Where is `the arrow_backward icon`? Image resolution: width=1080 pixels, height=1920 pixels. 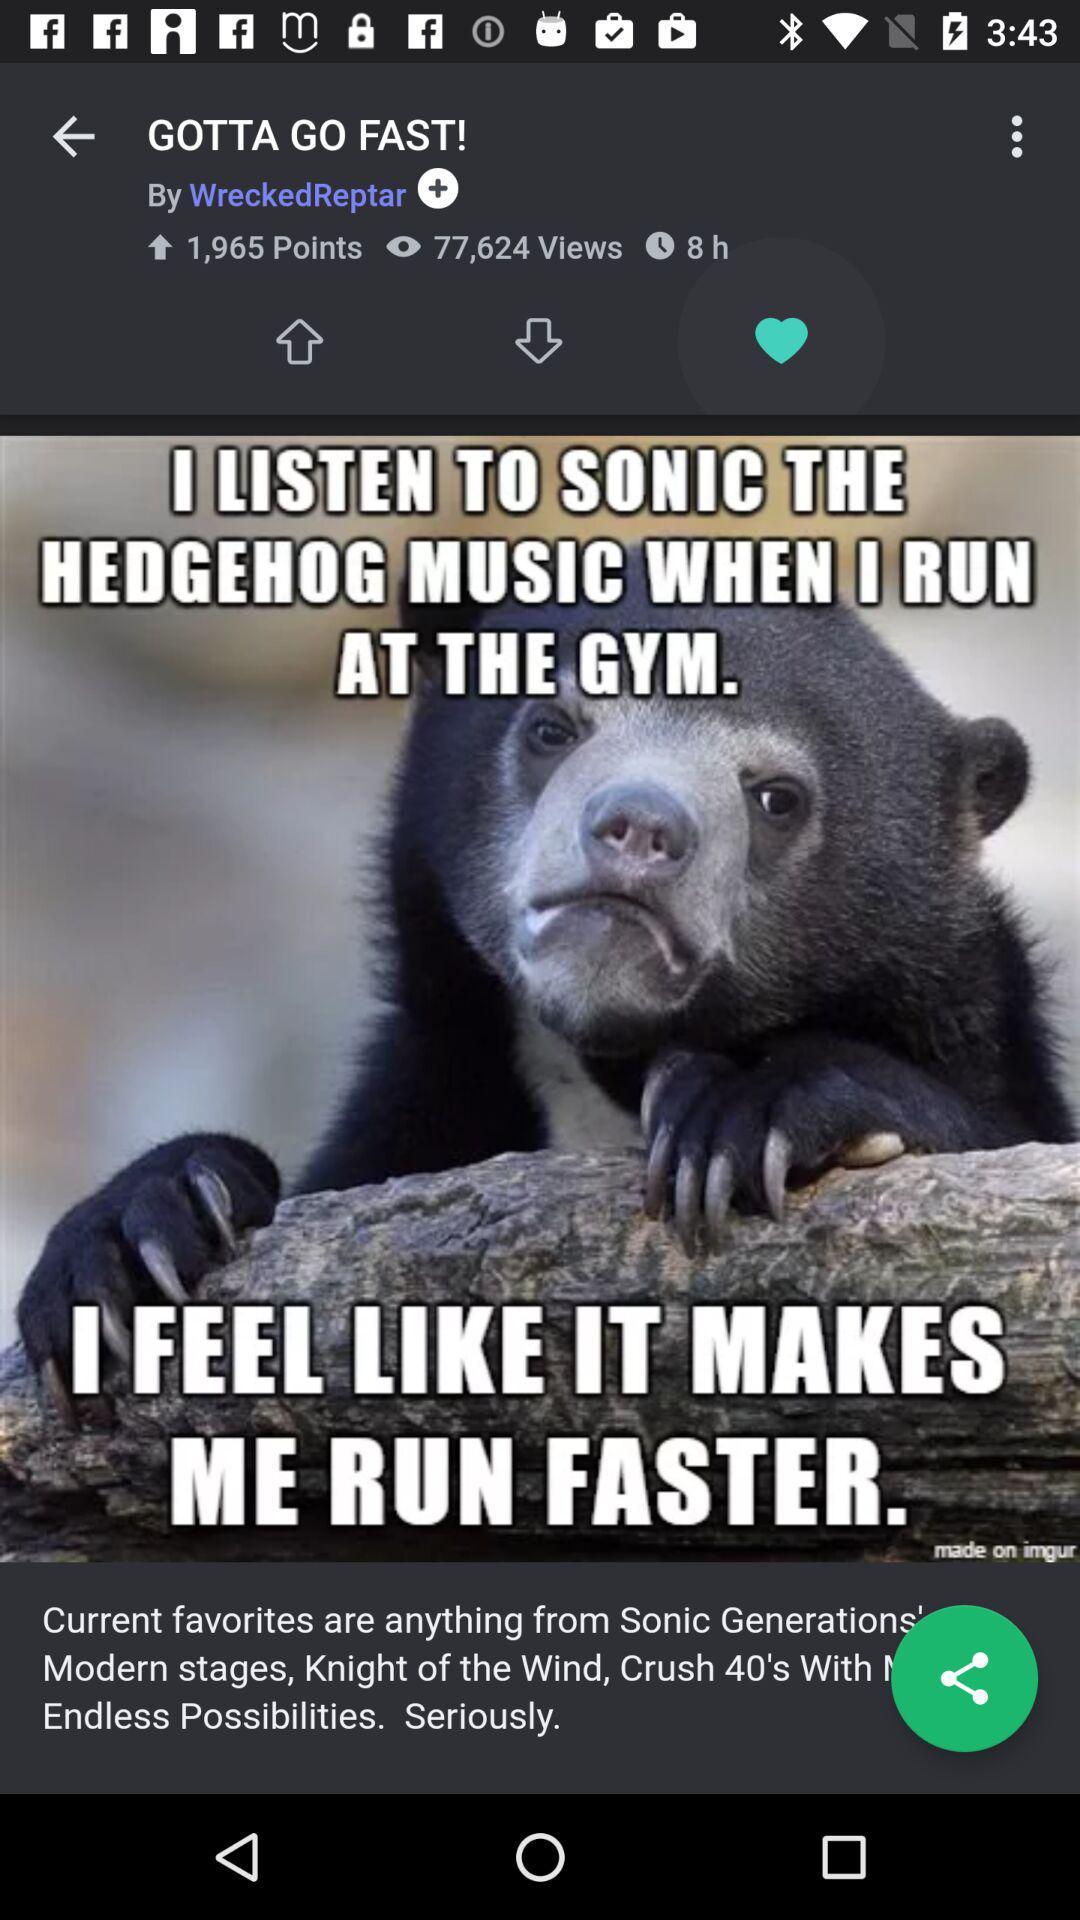
the arrow_backward icon is located at coordinates (72, 135).